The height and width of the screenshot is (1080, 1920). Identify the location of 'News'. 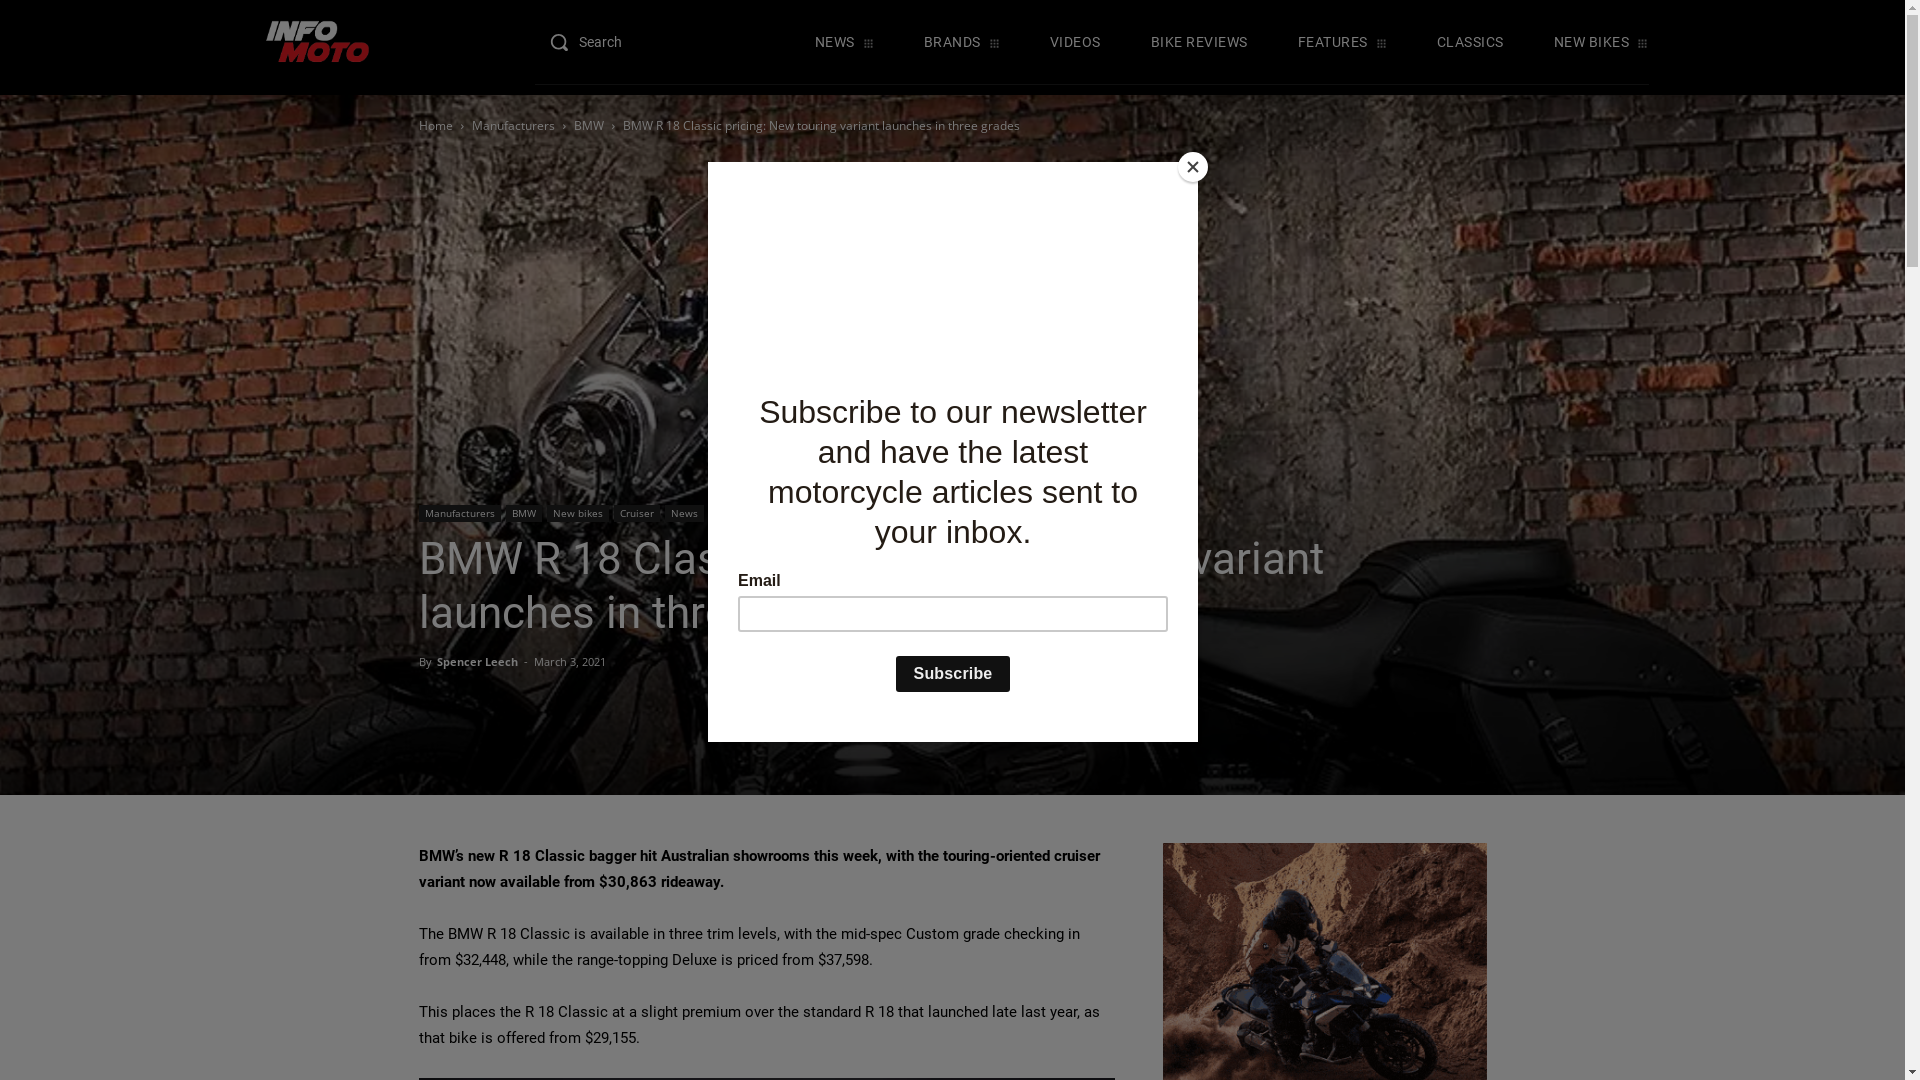
(683, 512).